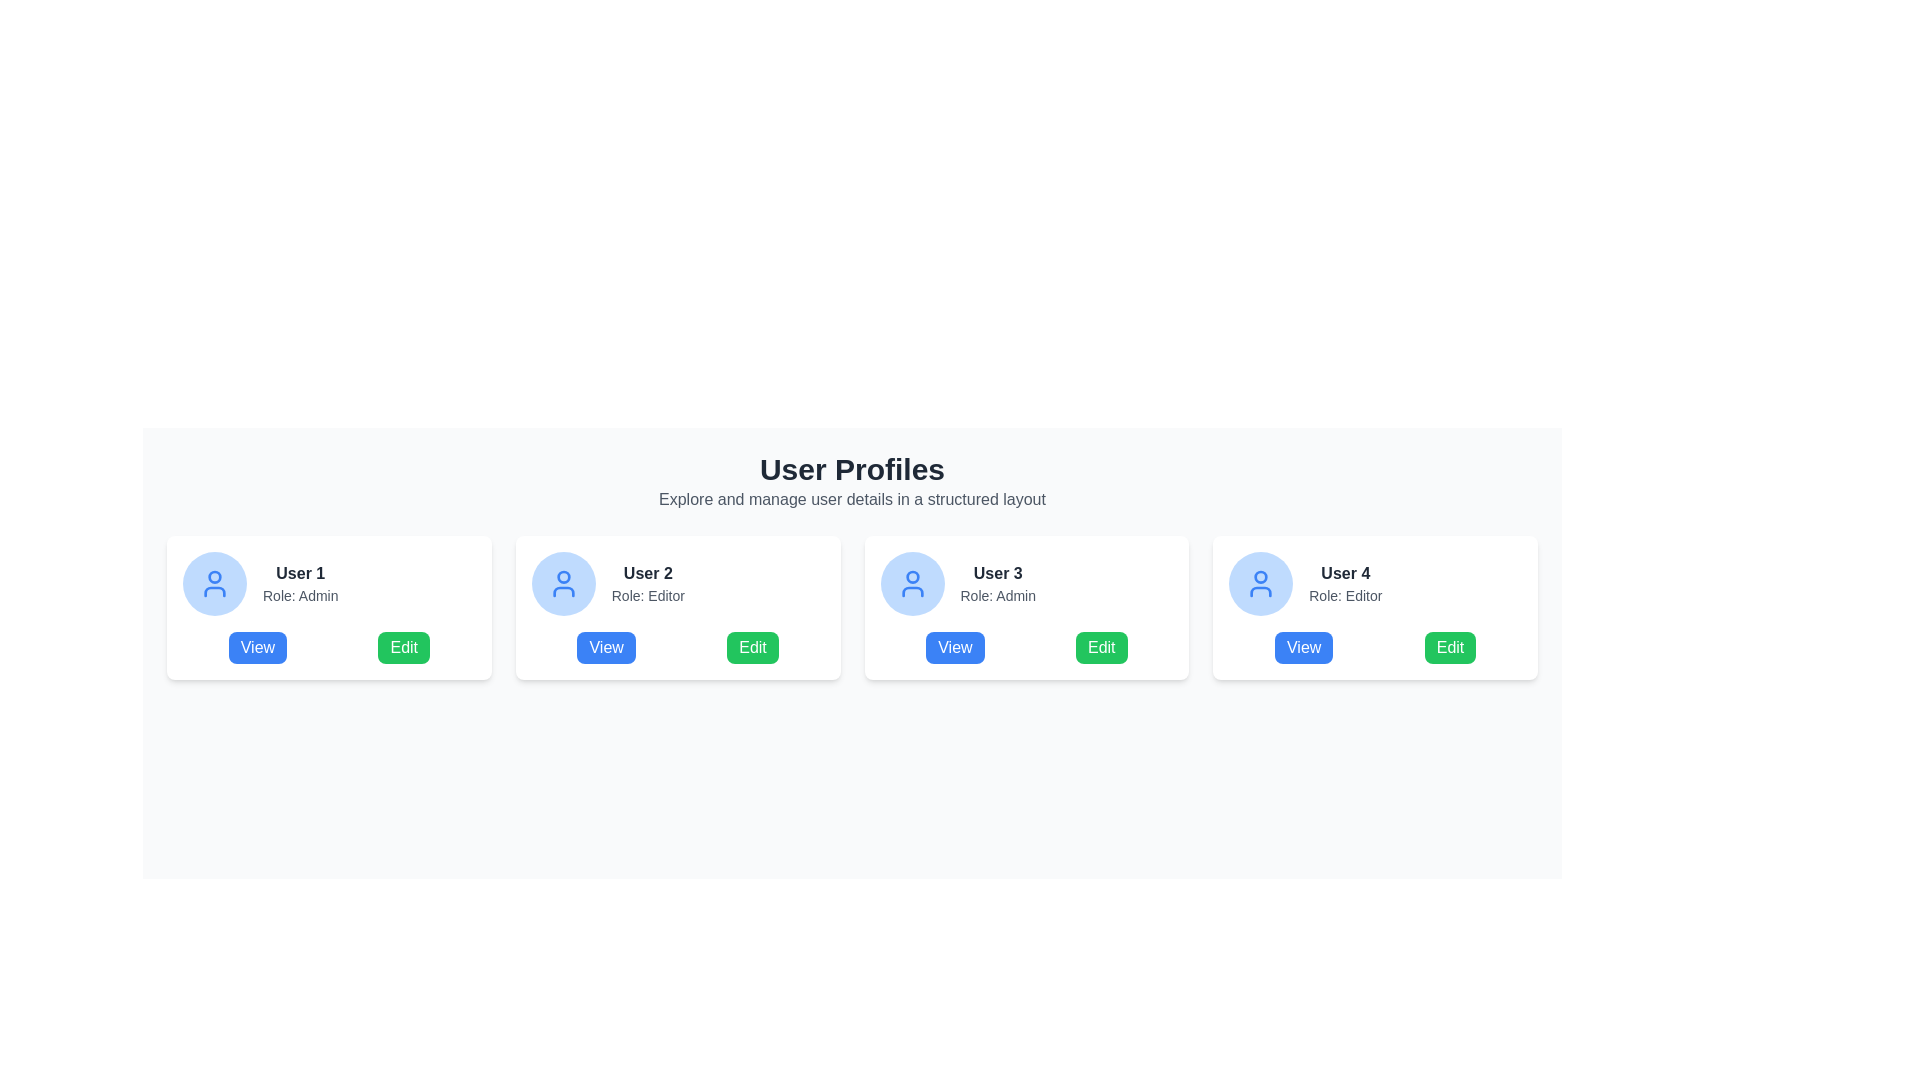 The width and height of the screenshot is (1920, 1080). What do you see at coordinates (954, 648) in the screenshot?
I see `the button for User 3, located in the user card below the role information` at bounding box center [954, 648].